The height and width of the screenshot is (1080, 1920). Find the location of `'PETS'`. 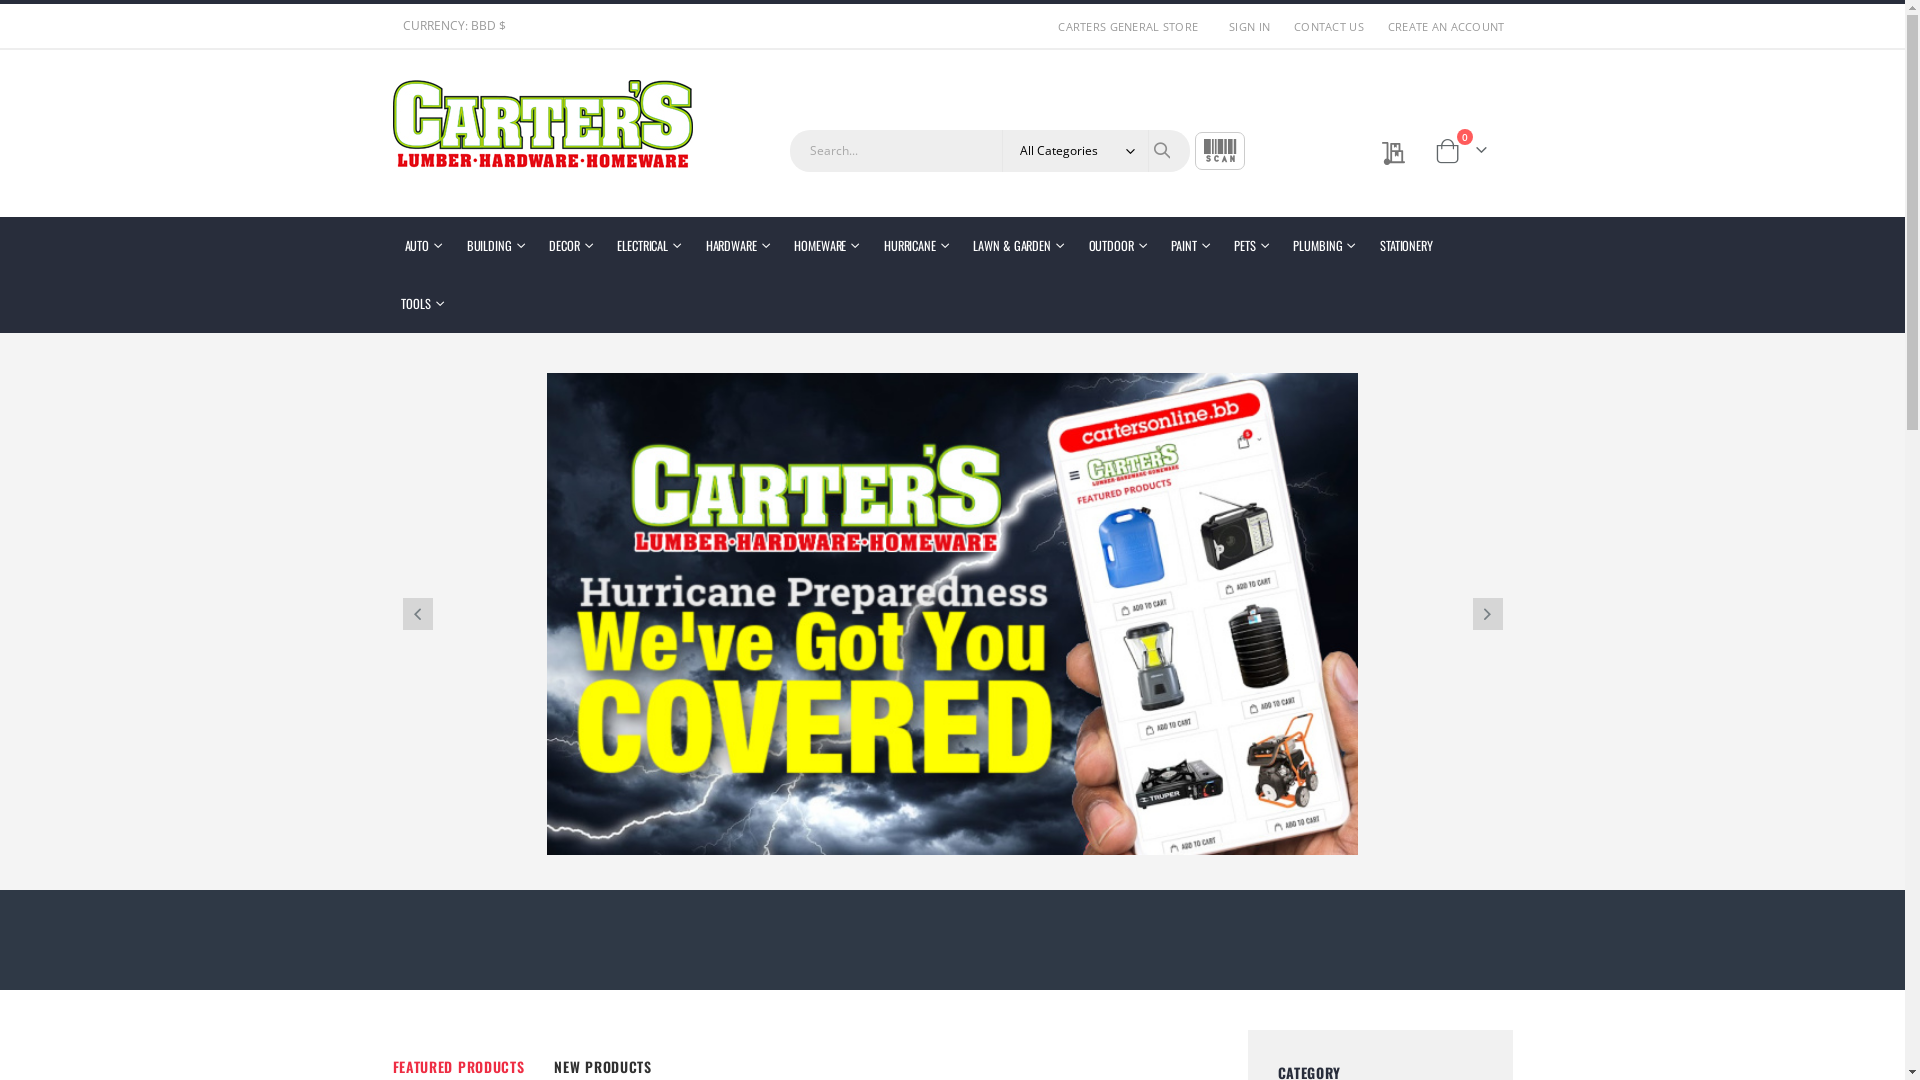

'PETS' is located at coordinates (1250, 245).